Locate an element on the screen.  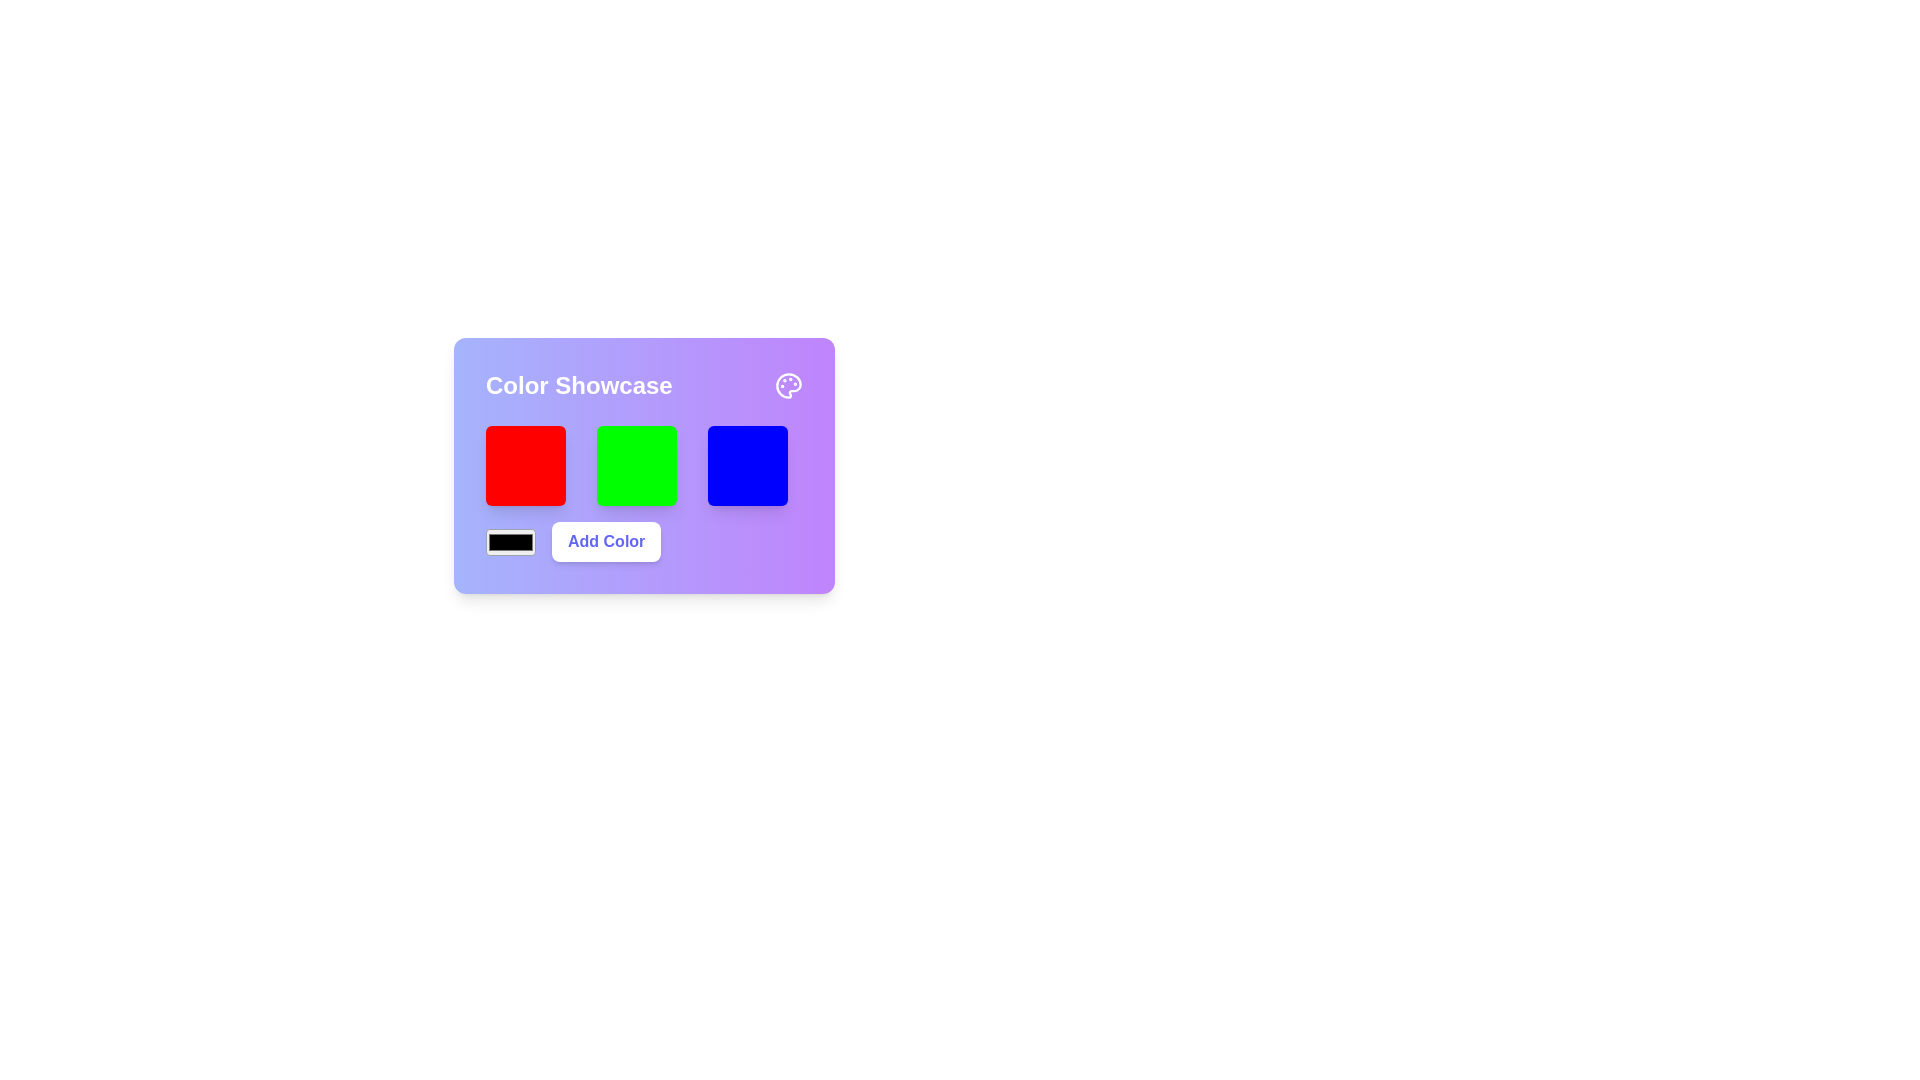
the decorative icon located at the top-right corner of the 'Color Showcase' panel, adjacent to the text header is located at coordinates (787, 385).